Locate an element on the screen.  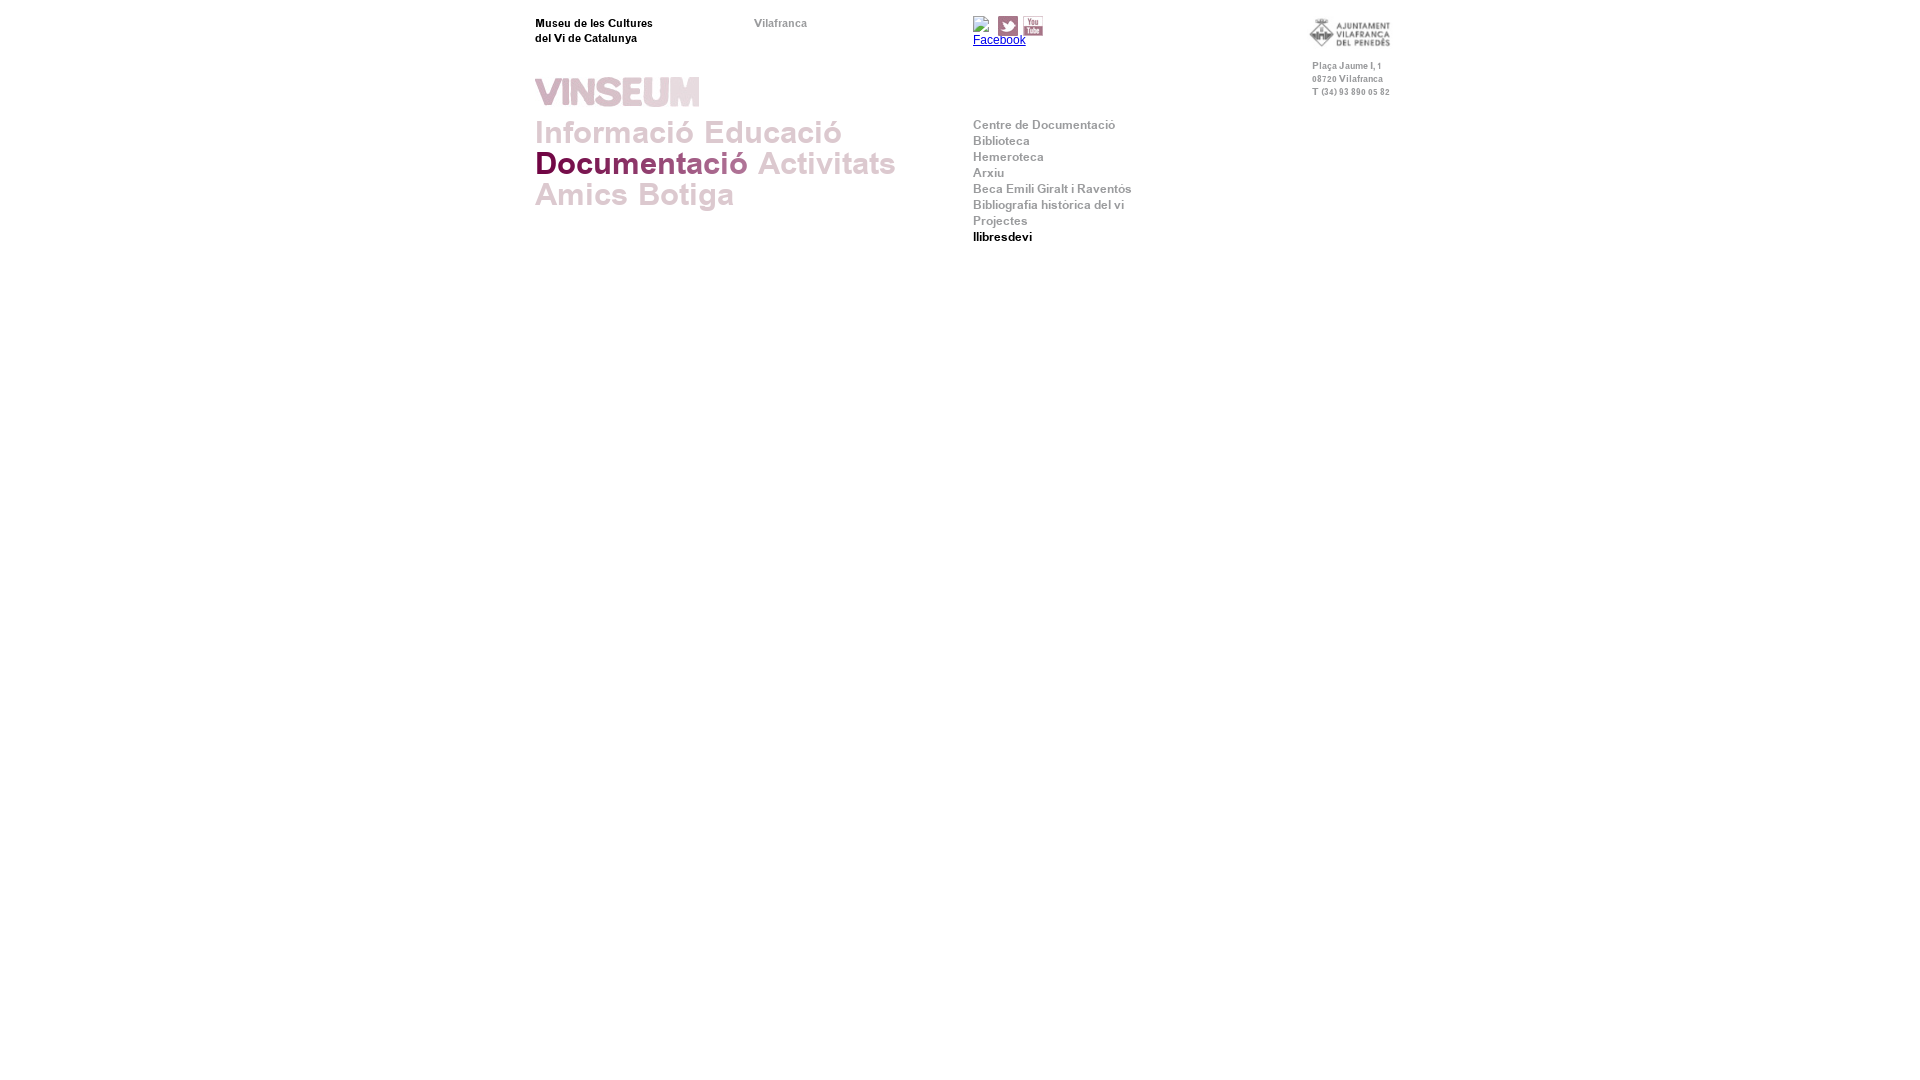
'Botiga' is located at coordinates (686, 194).